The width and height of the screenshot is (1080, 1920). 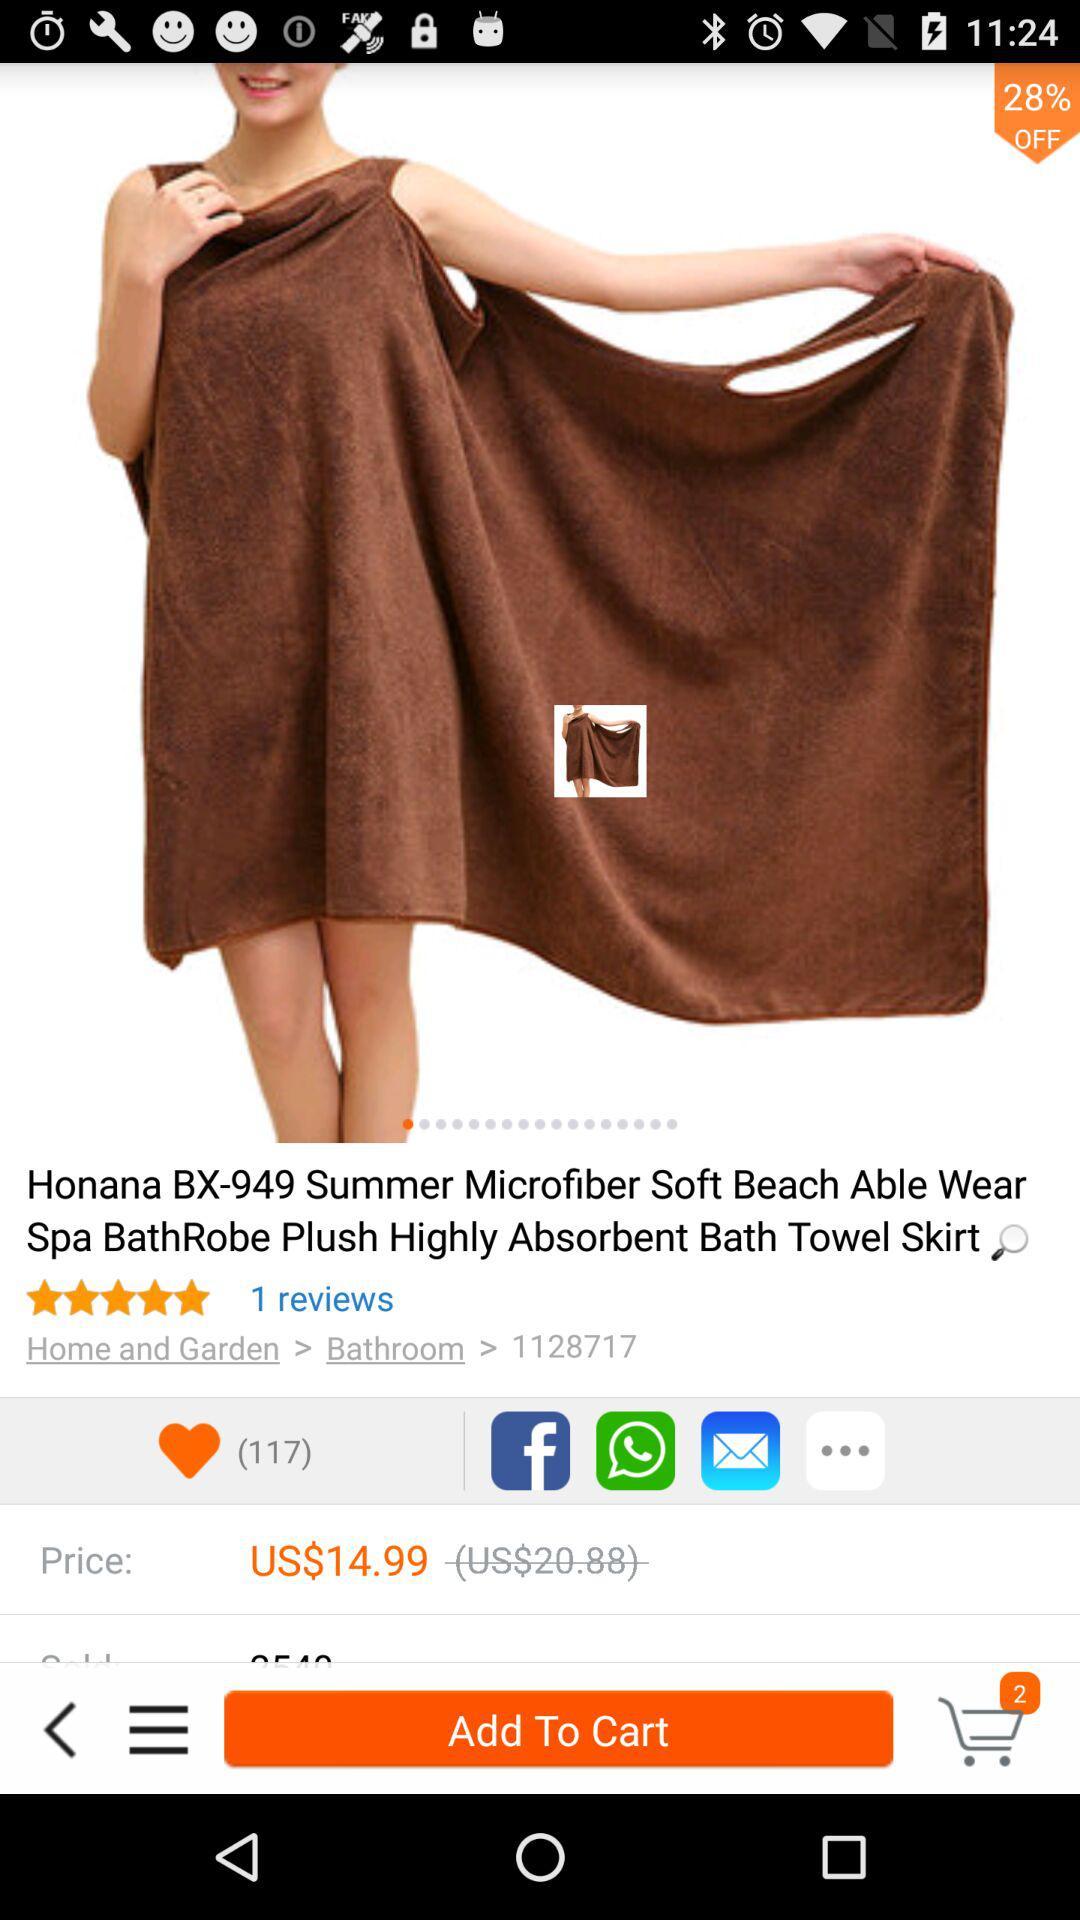 I want to click on share in facebook, so click(x=529, y=1450).